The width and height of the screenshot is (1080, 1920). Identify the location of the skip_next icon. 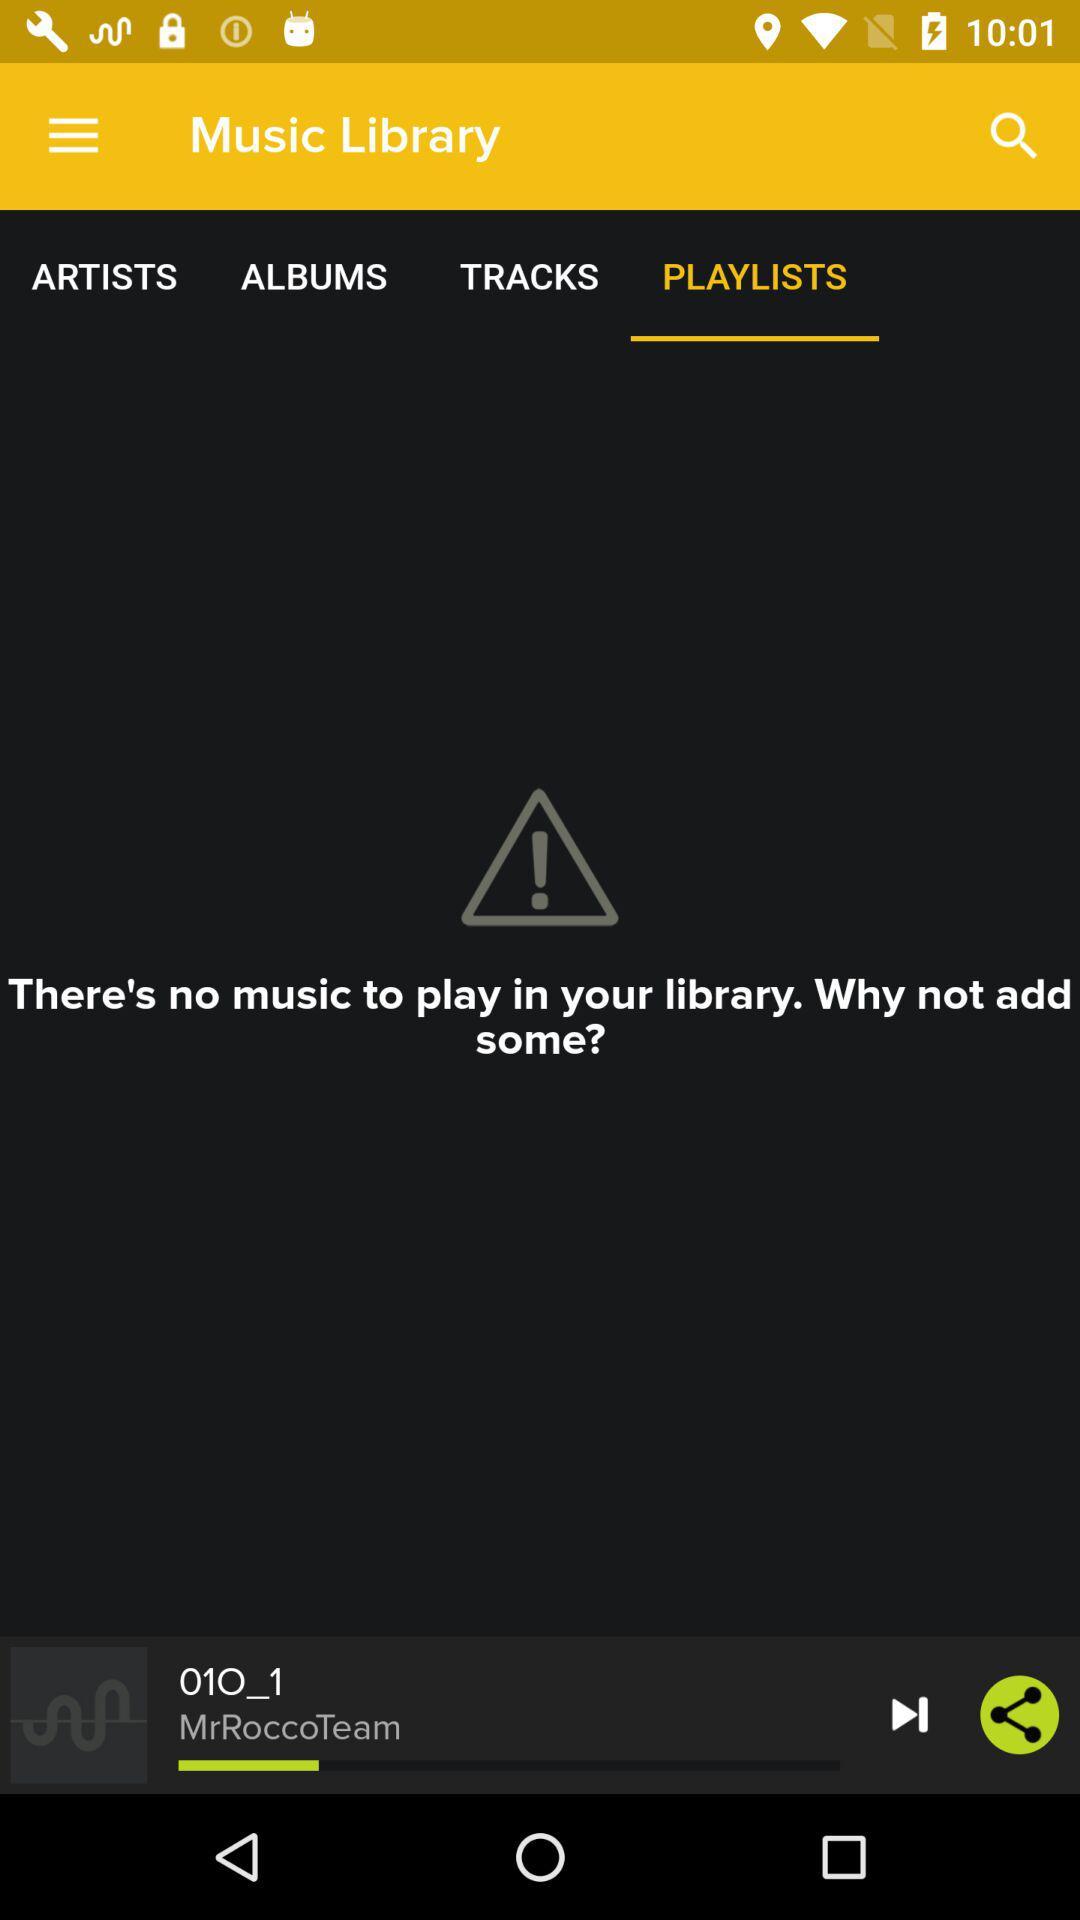
(910, 1713).